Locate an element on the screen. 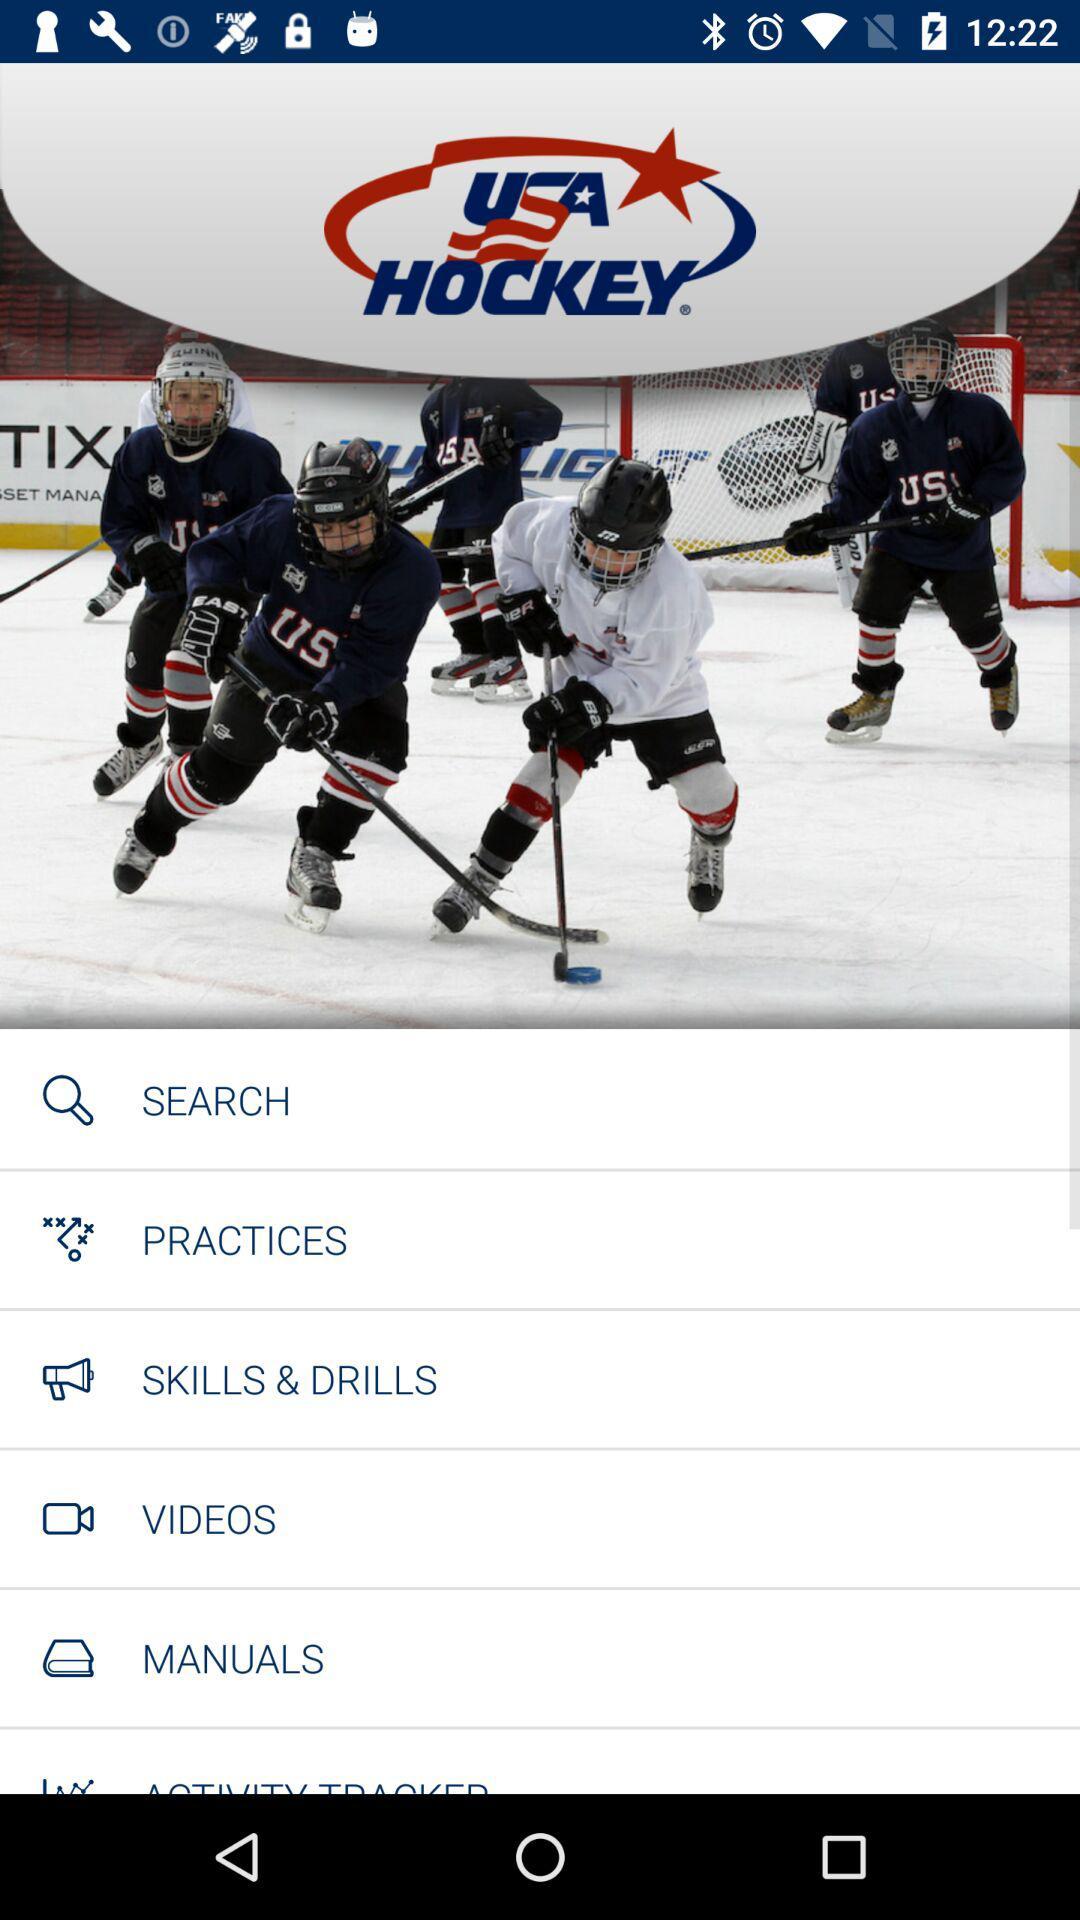 This screenshot has width=1080, height=1920. item above skills & drills item is located at coordinates (243, 1238).